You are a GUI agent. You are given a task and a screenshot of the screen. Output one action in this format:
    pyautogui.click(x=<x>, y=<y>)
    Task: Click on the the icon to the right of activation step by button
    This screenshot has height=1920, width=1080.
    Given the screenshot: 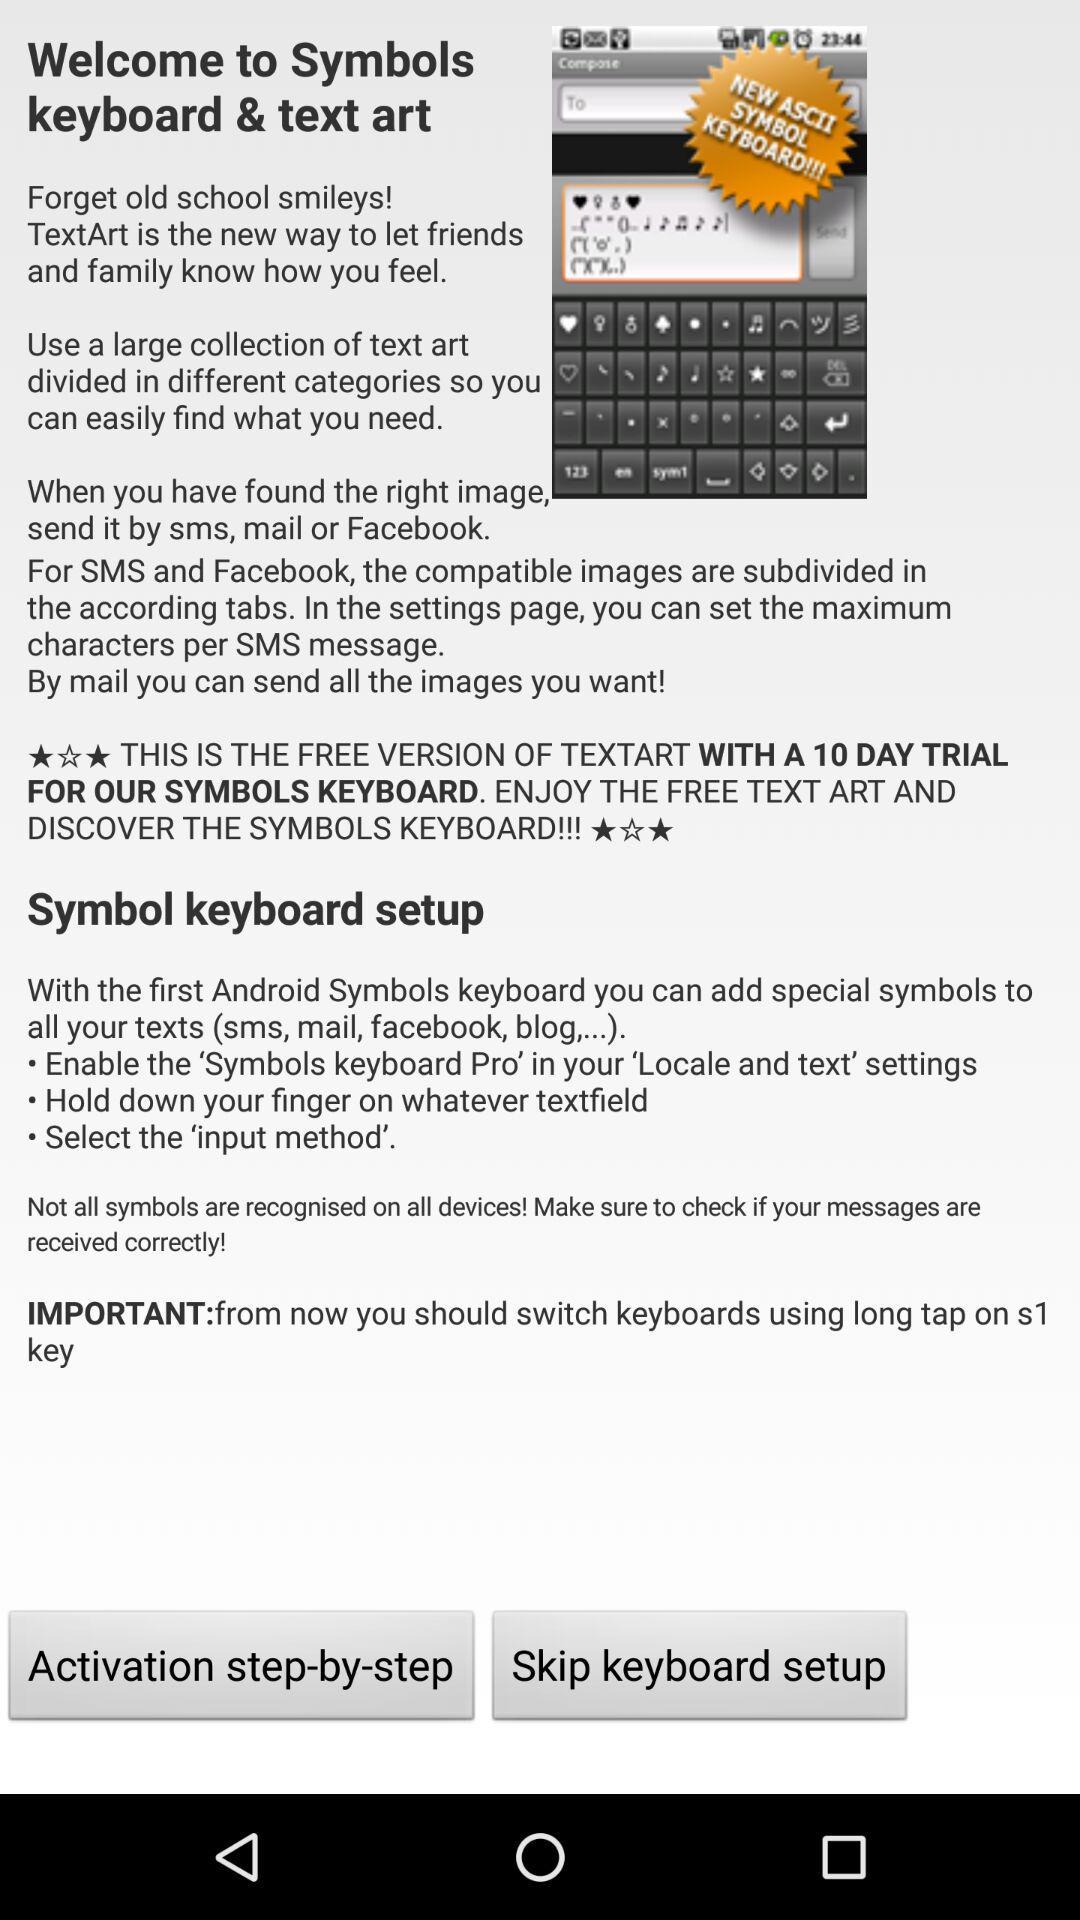 What is the action you would take?
    pyautogui.click(x=699, y=1670)
    